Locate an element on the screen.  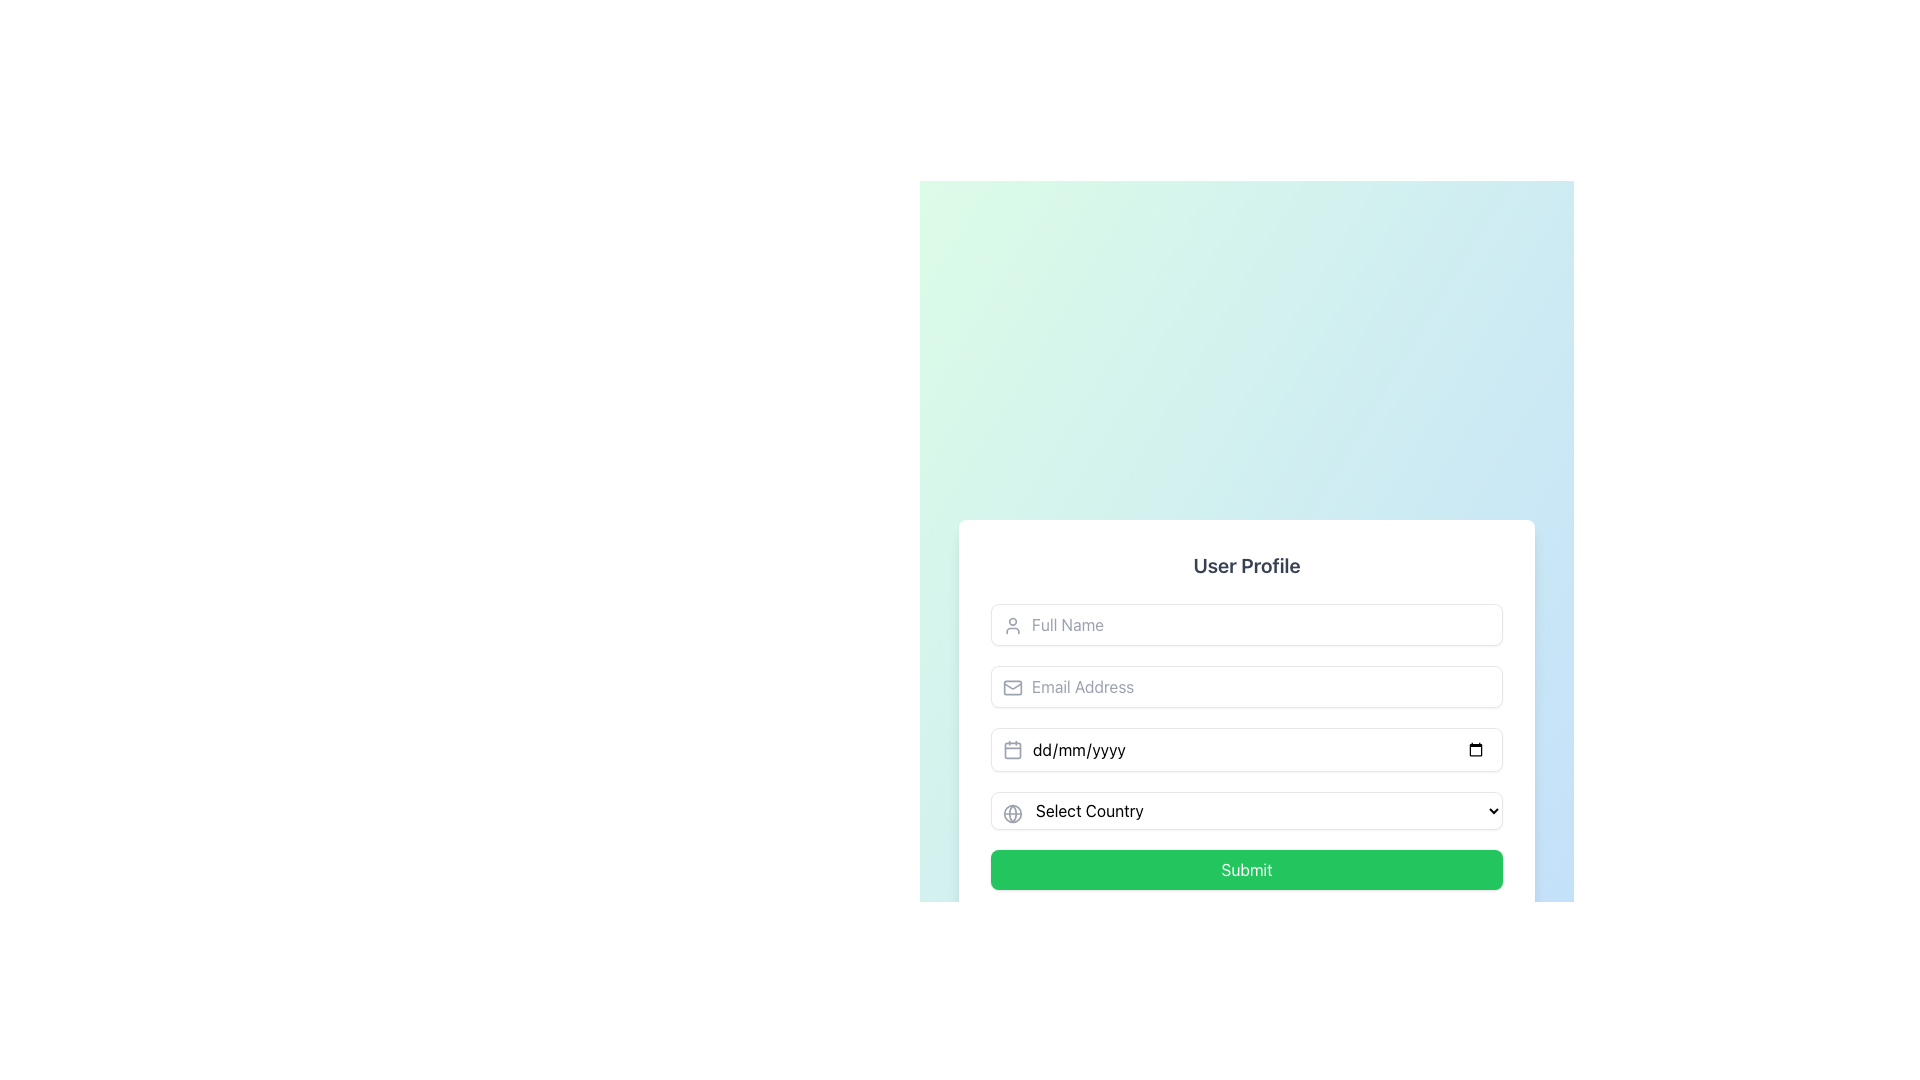
the SVG icon indicating the 'Full Name' input field, located at the far left side near the top edge of the field is located at coordinates (1012, 624).